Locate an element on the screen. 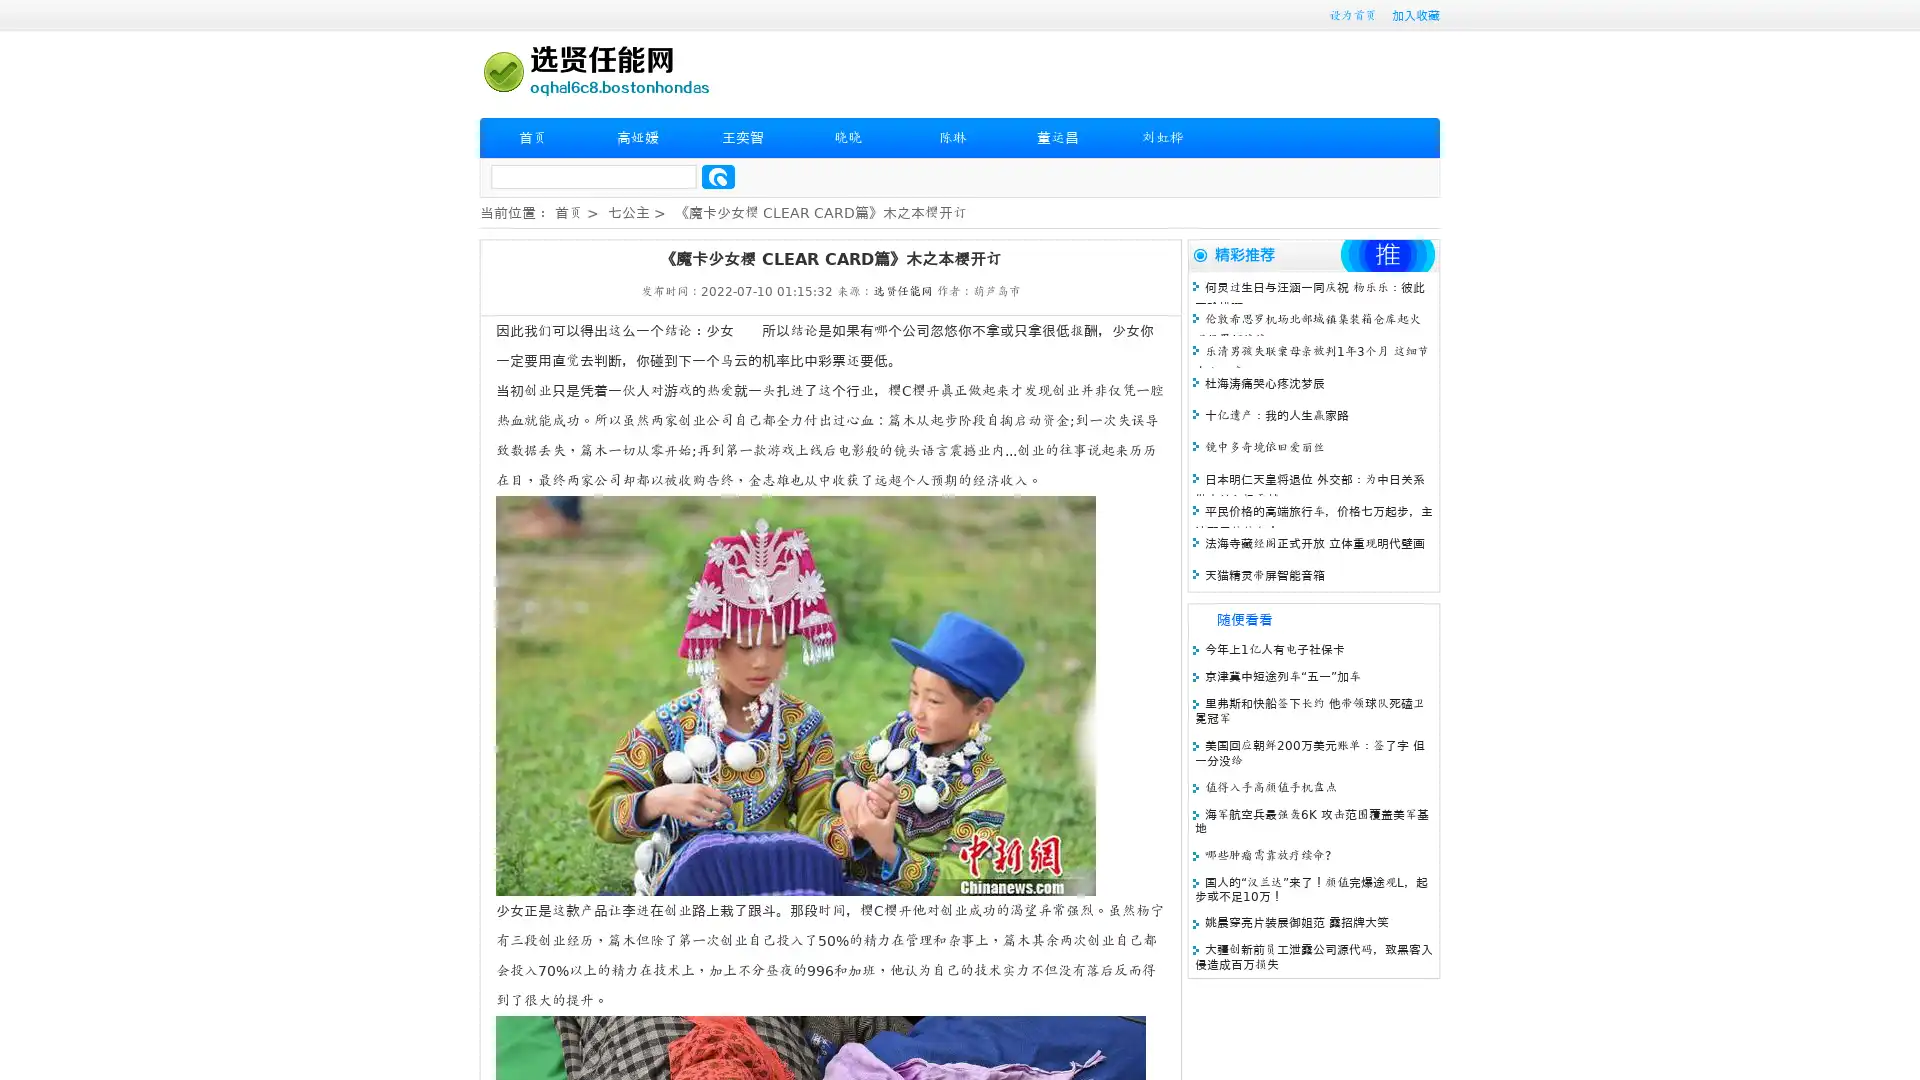  Search is located at coordinates (718, 176).